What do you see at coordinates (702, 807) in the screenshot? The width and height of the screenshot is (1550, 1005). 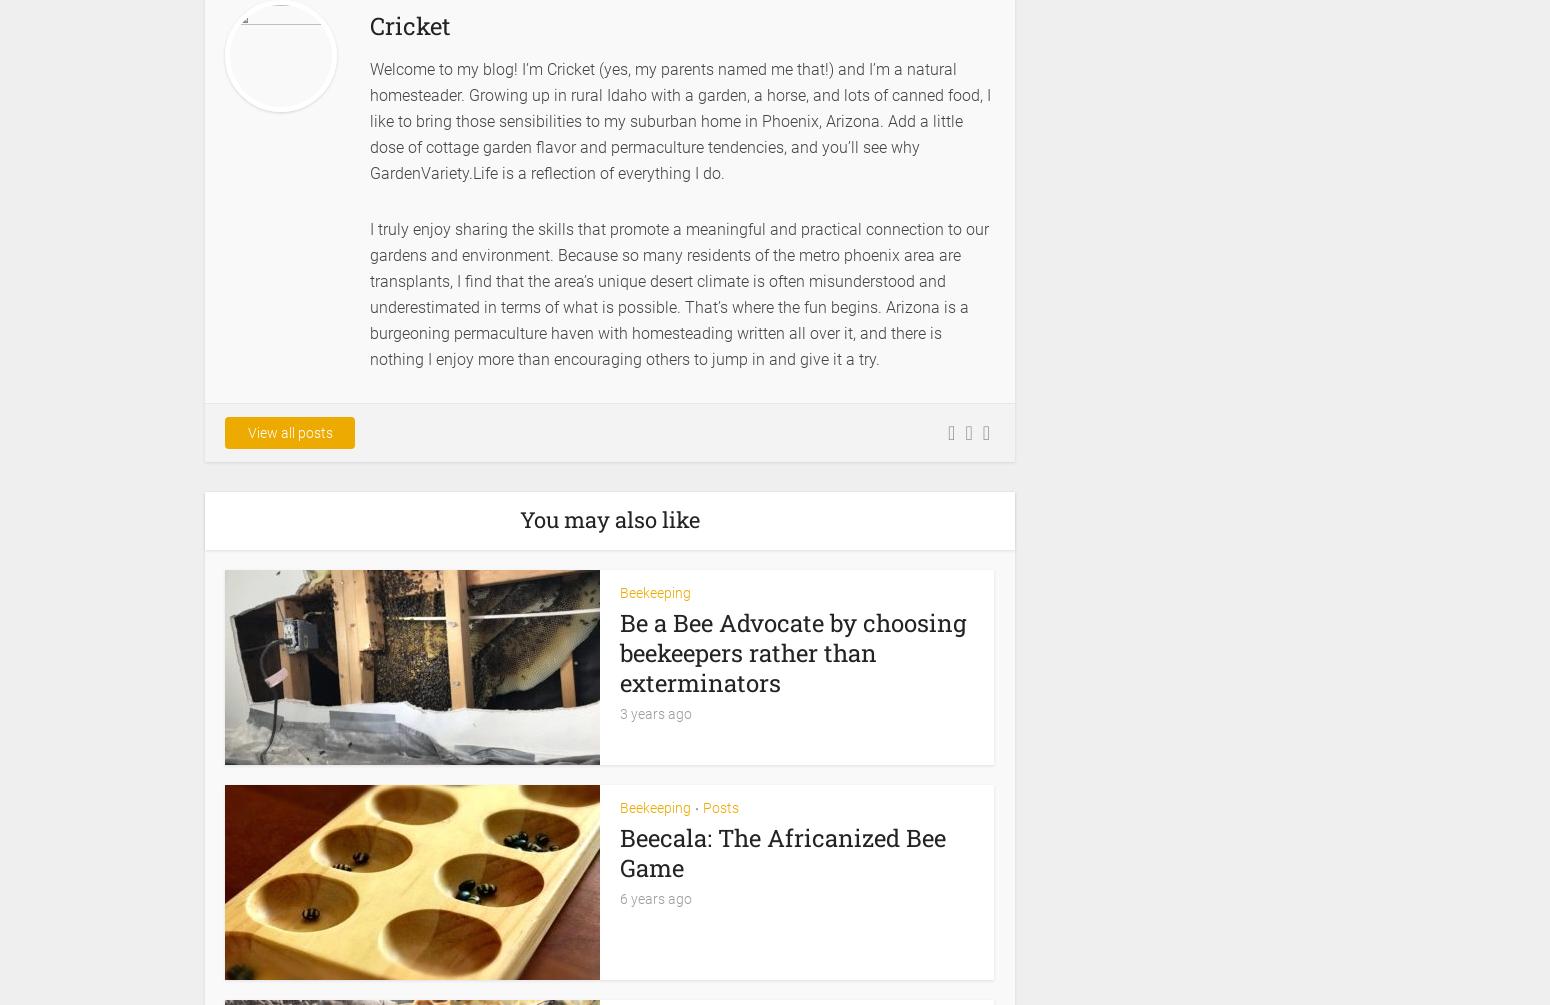 I see `'Posts'` at bounding box center [702, 807].